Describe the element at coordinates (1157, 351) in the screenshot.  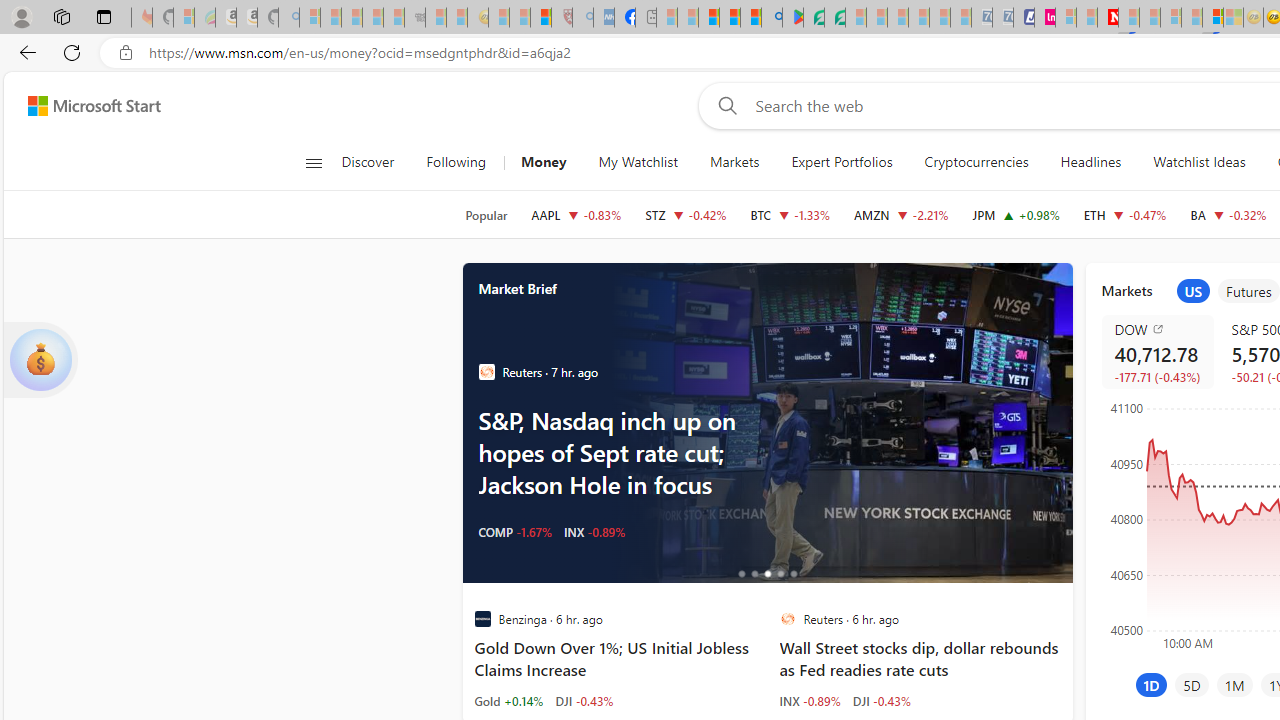
I see `'DOW DJI decrease 40,712.78 -177.71 -0.43%'` at that location.